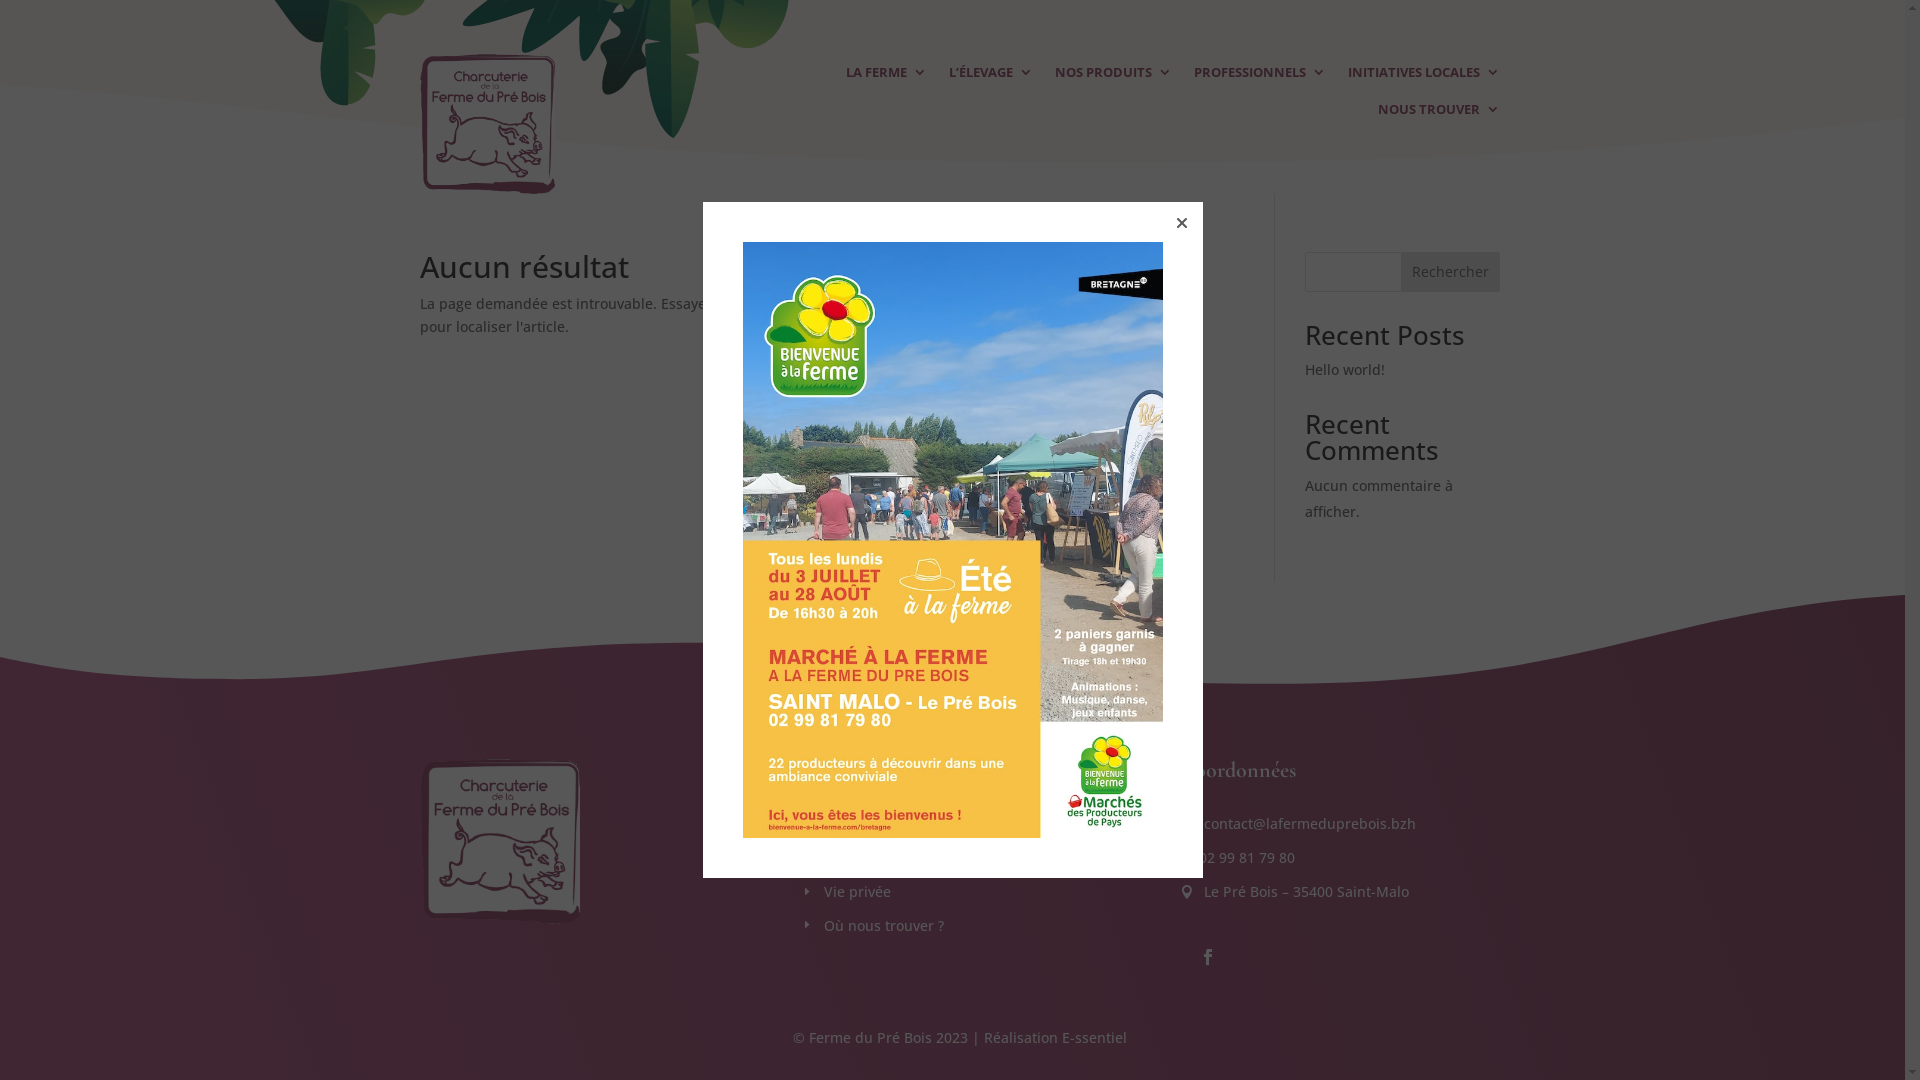 The height and width of the screenshot is (1080, 1920). What do you see at coordinates (487, 123) in the screenshot?
I see `'logo-ferme-du-pre-bois'` at bounding box center [487, 123].